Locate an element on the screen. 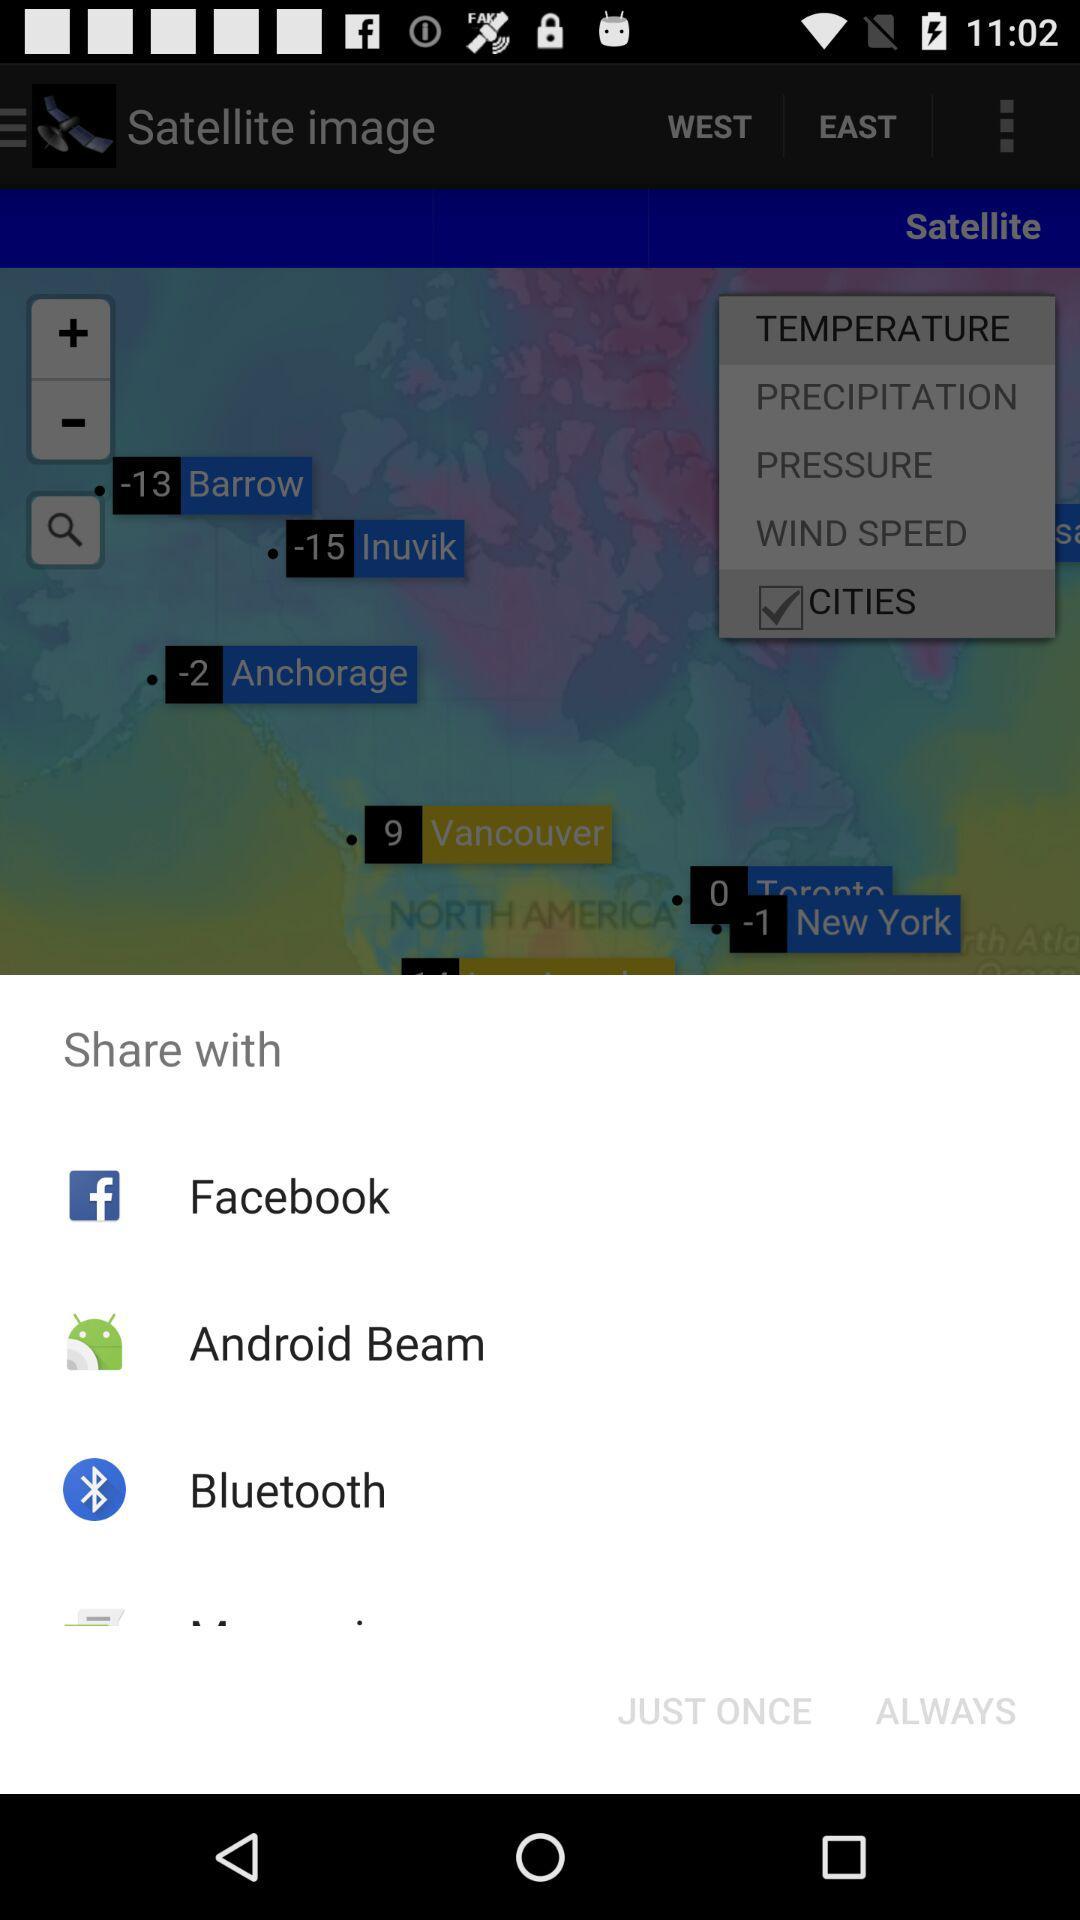 Image resolution: width=1080 pixels, height=1920 pixels. the facebook icon is located at coordinates (289, 1195).